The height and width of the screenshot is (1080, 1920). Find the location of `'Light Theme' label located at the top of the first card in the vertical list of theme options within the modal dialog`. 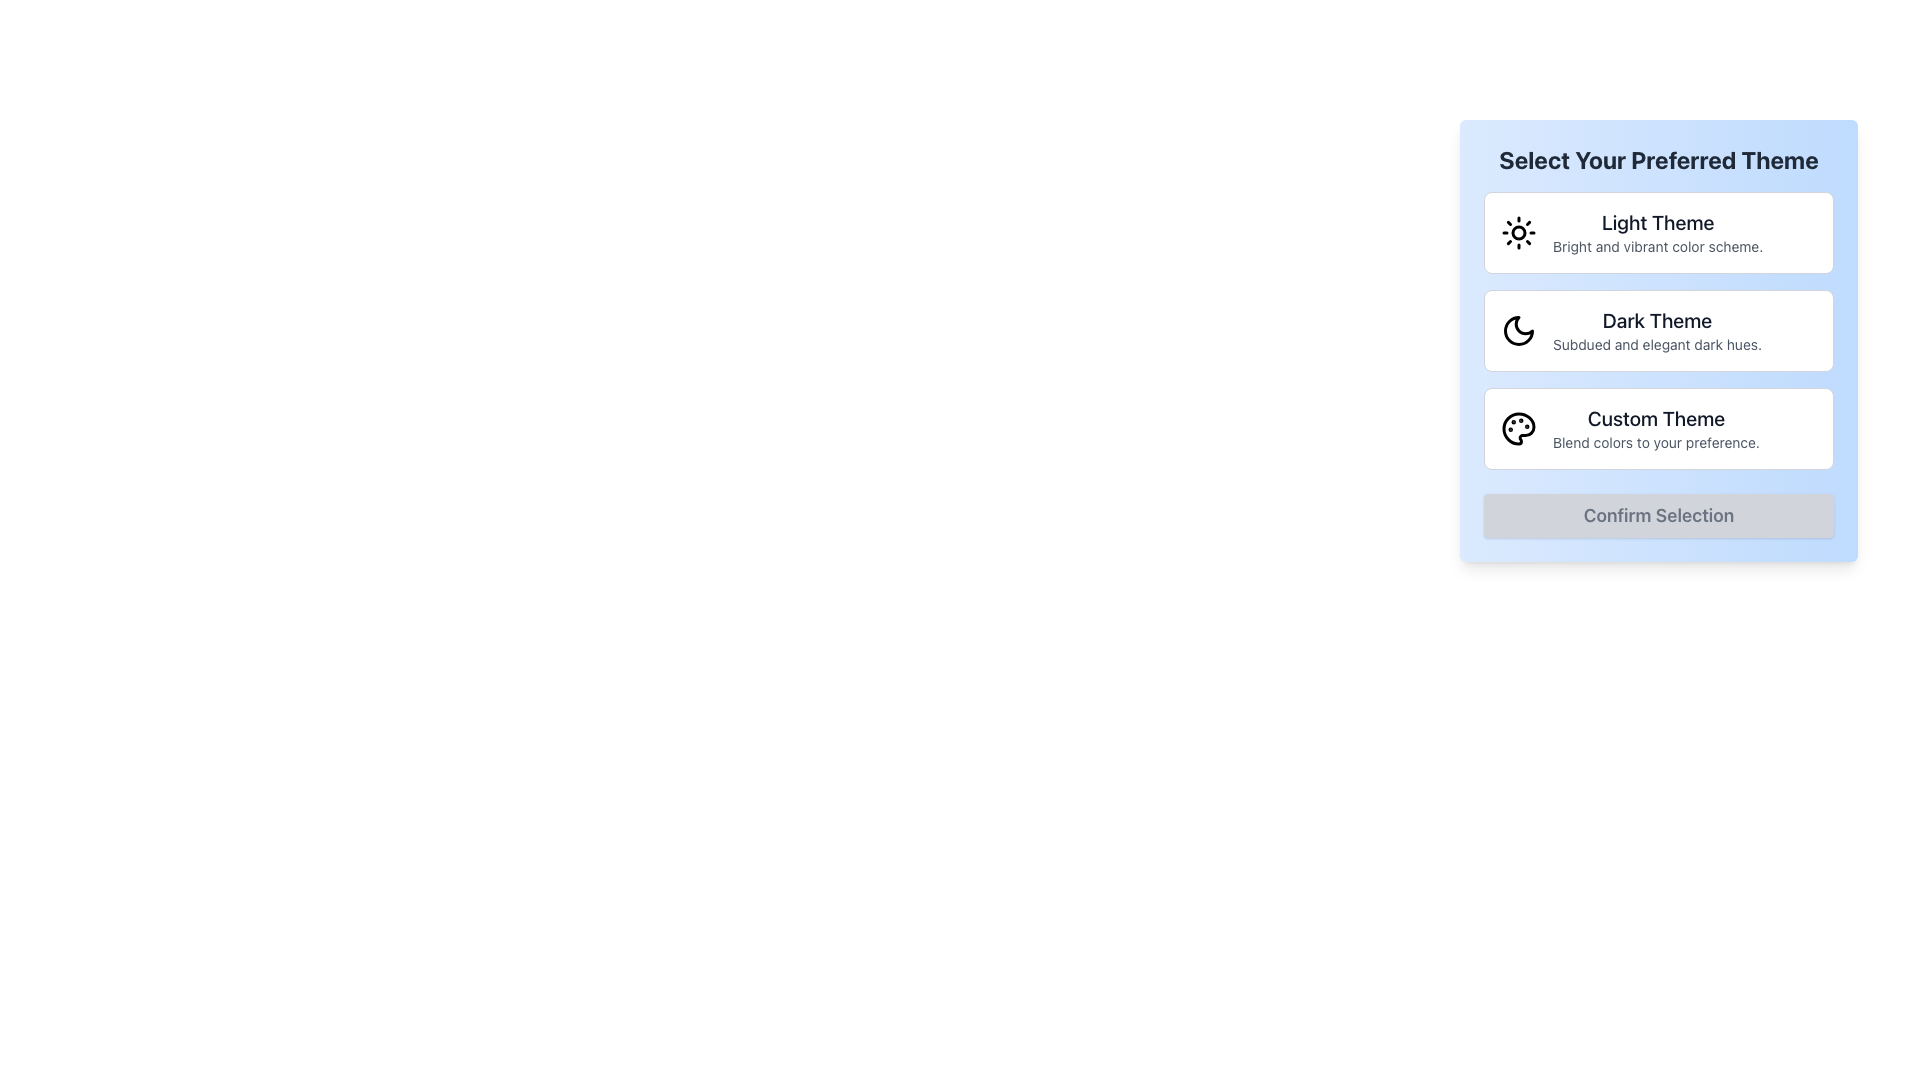

'Light Theme' label located at the top of the first card in the vertical list of theme options within the modal dialog is located at coordinates (1658, 223).